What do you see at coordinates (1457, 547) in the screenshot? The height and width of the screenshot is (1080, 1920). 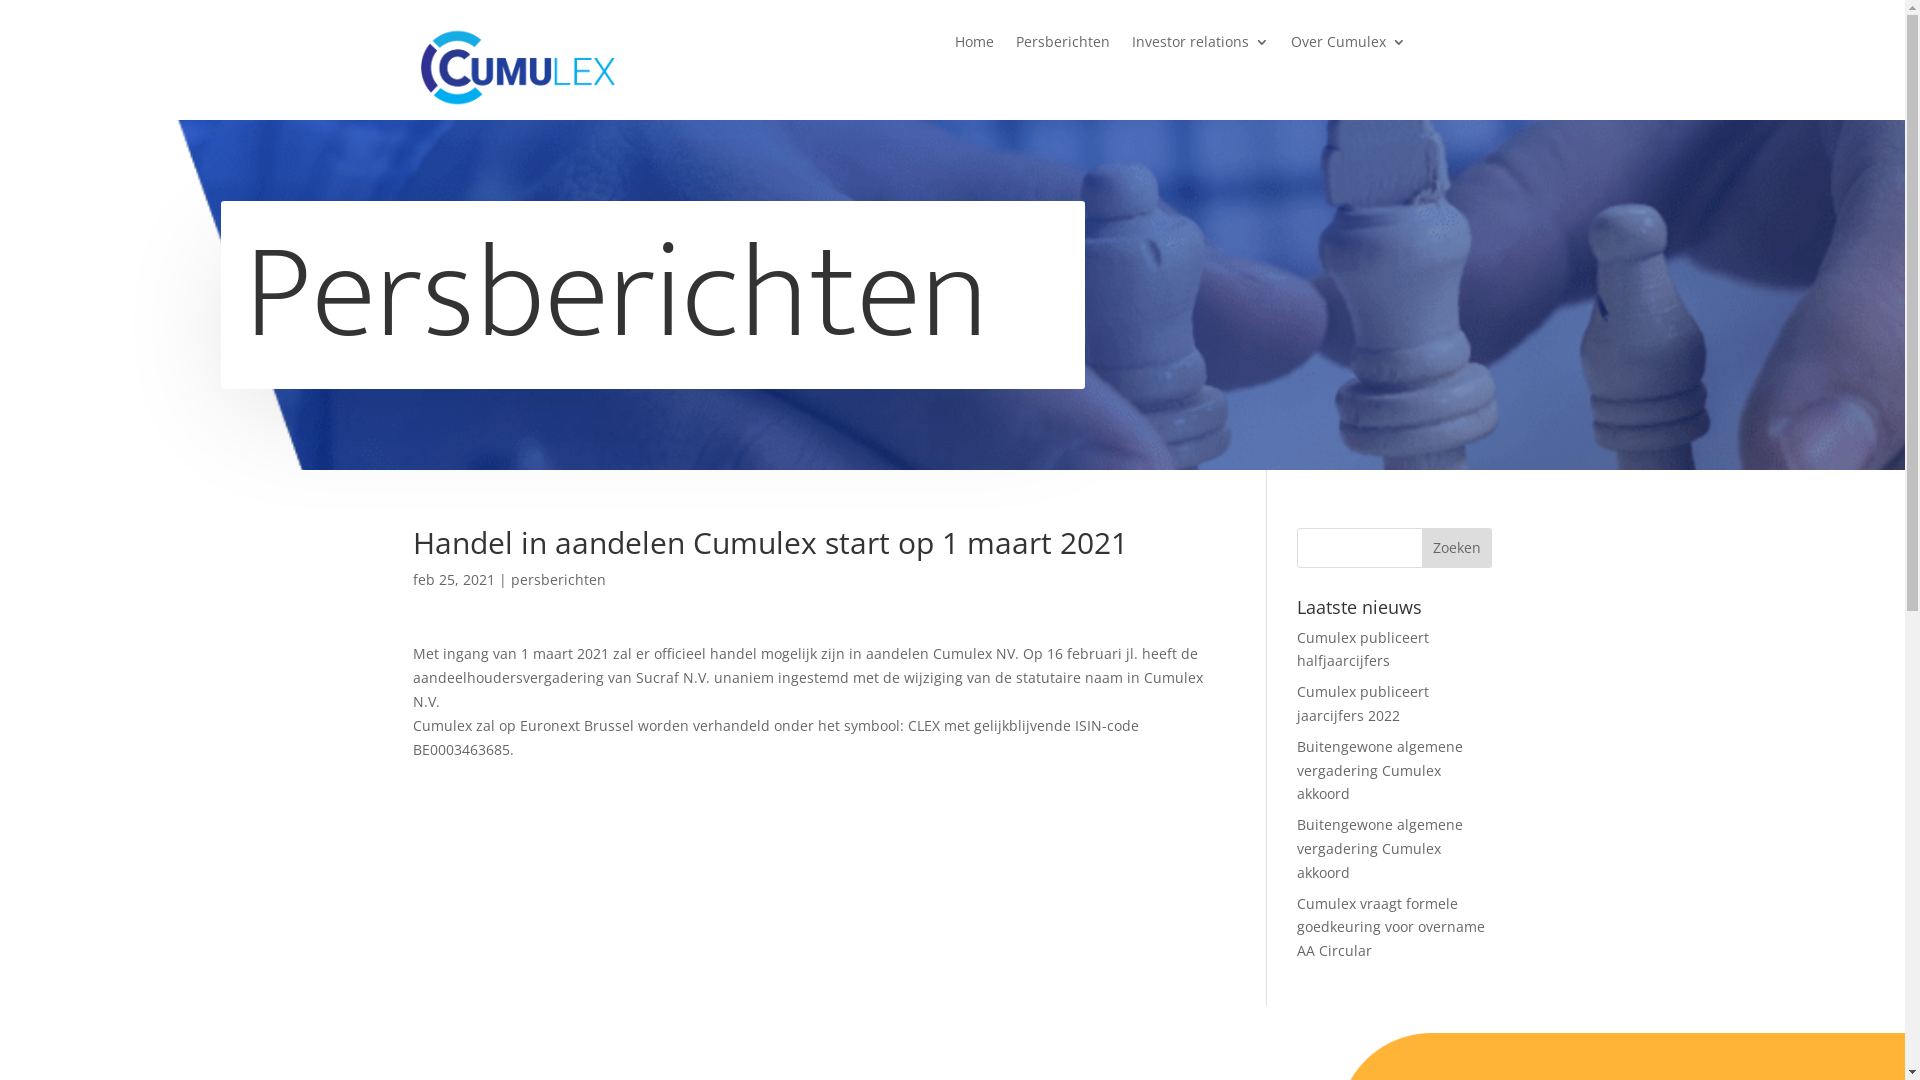 I see `'Zoeken'` at bounding box center [1457, 547].